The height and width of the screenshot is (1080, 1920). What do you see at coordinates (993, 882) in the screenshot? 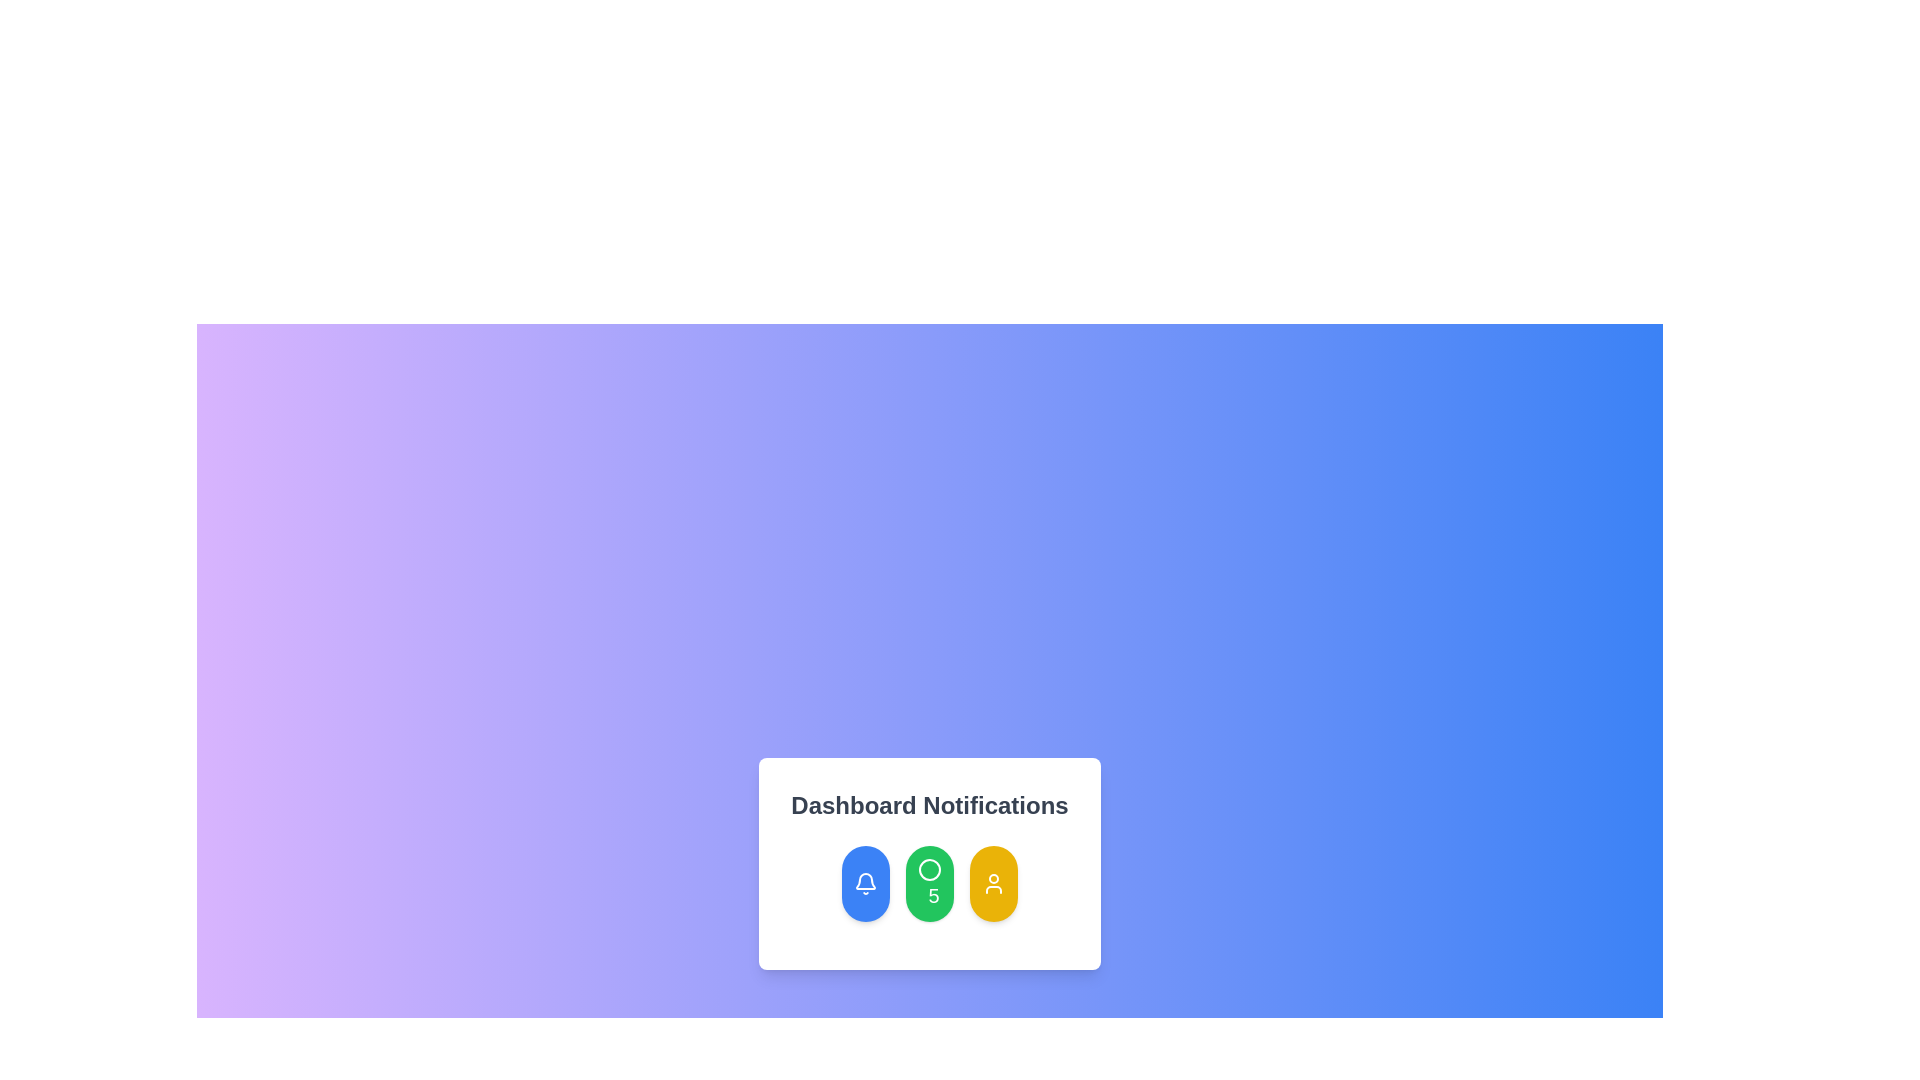
I see `the circular yellow button with a user profile icon at its center` at bounding box center [993, 882].